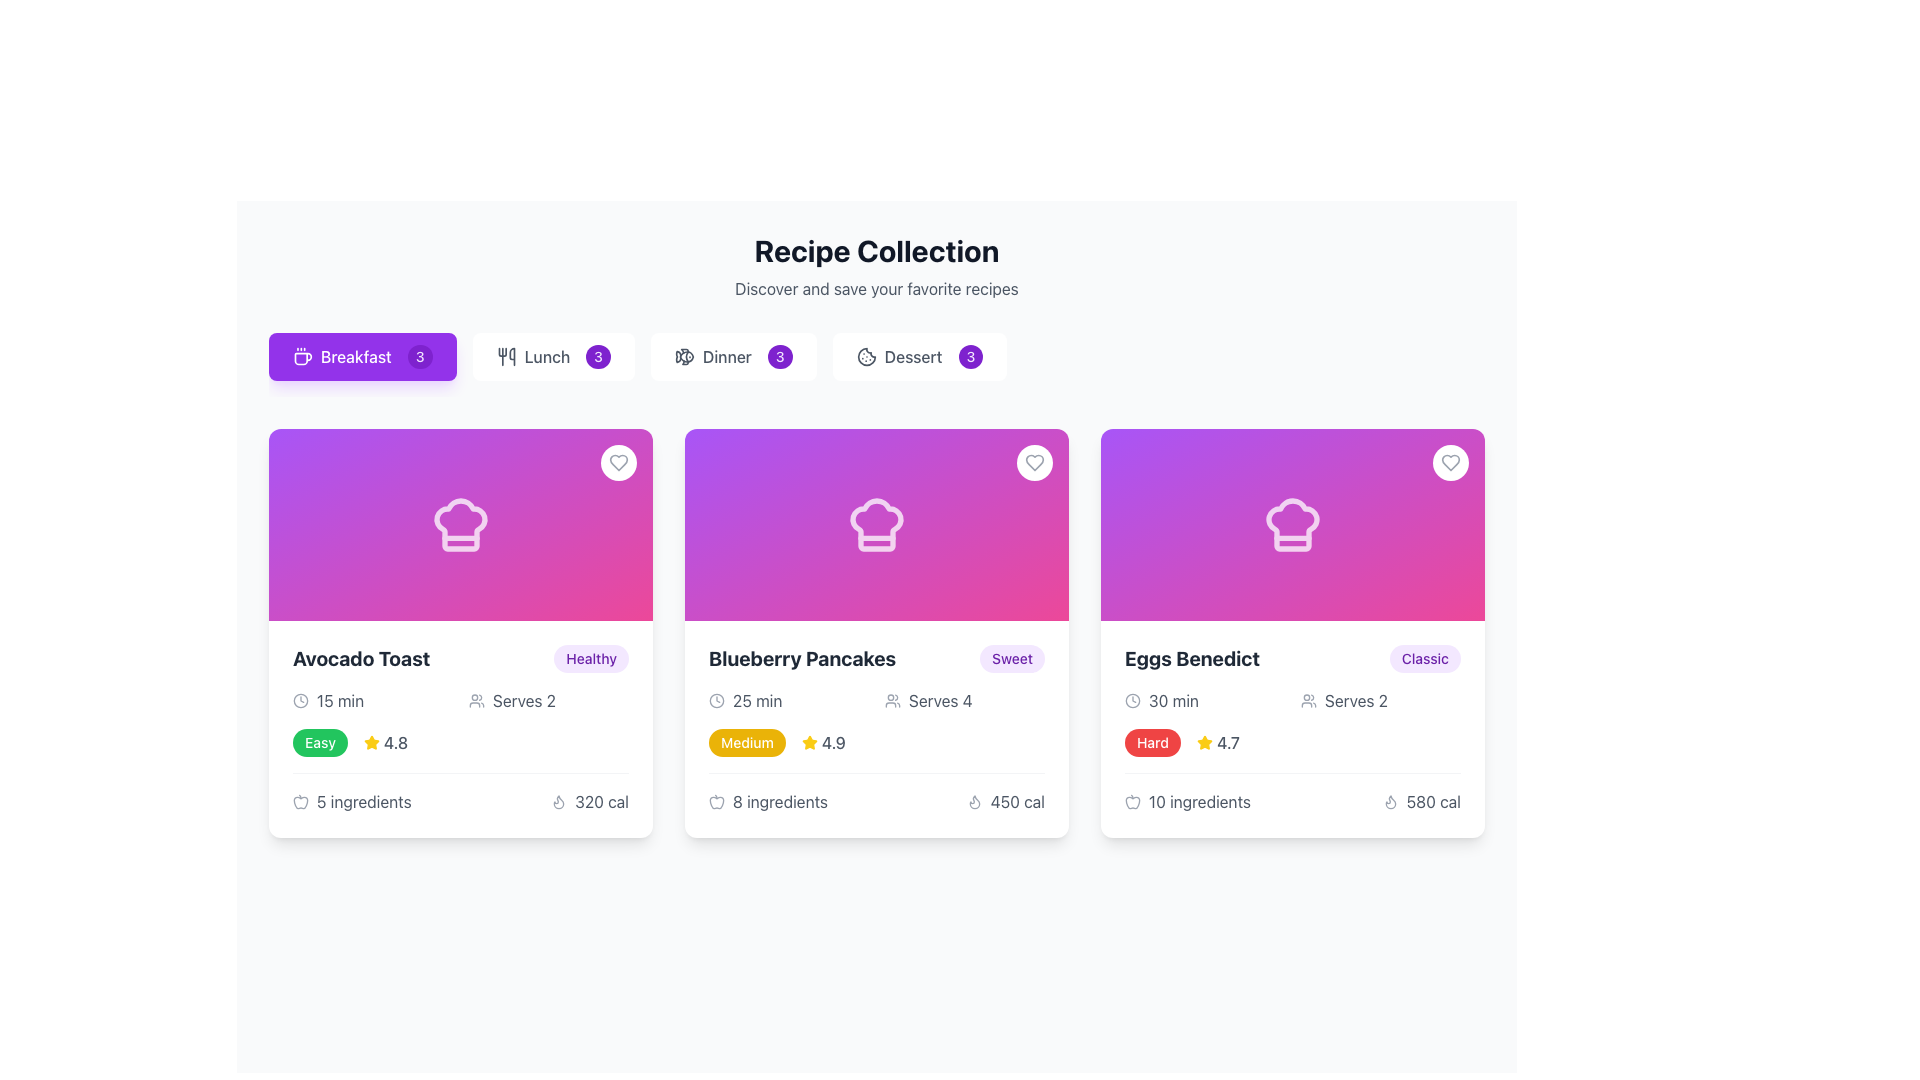 This screenshot has width=1920, height=1080. What do you see at coordinates (547, 356) in the screenshot?
I see `the label representing the meal category 'Lunch' in the meal-selector interface, which is located between a graphical icon and a numerical badge labeled '3'` at bounding box center [547, 356].